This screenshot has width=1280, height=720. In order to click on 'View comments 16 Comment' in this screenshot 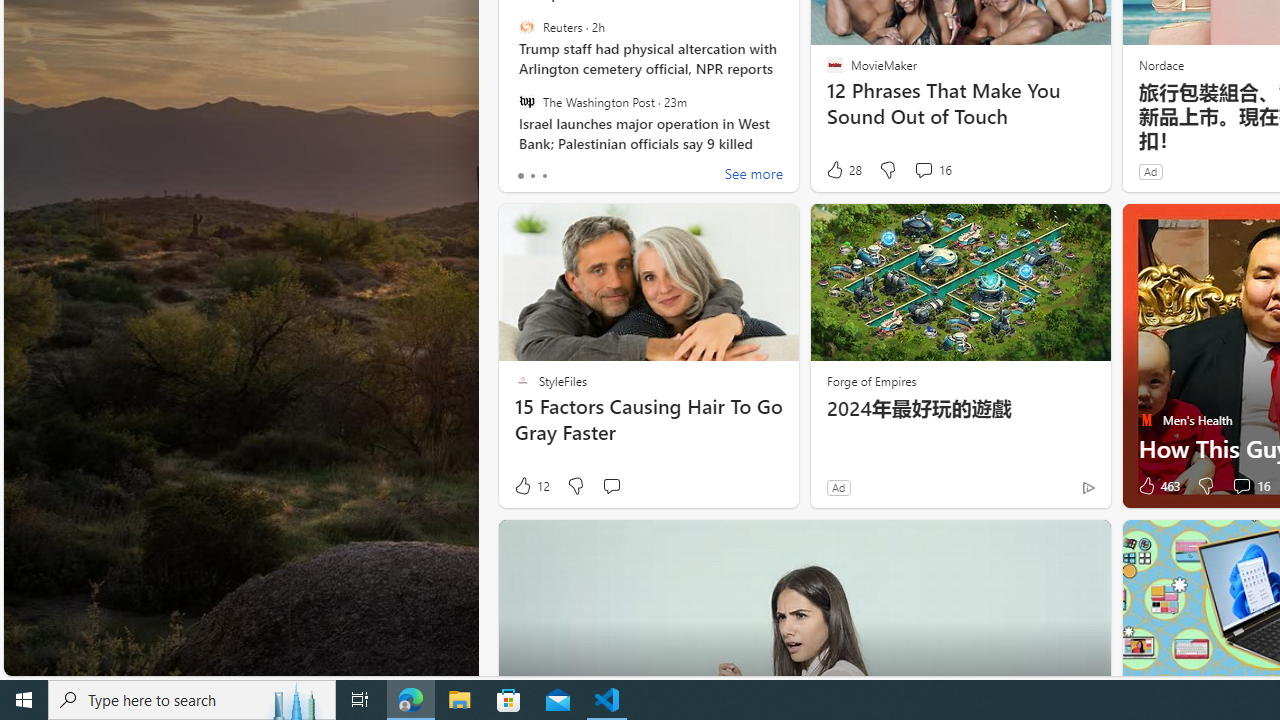, I will do `click(1248, 486)`.